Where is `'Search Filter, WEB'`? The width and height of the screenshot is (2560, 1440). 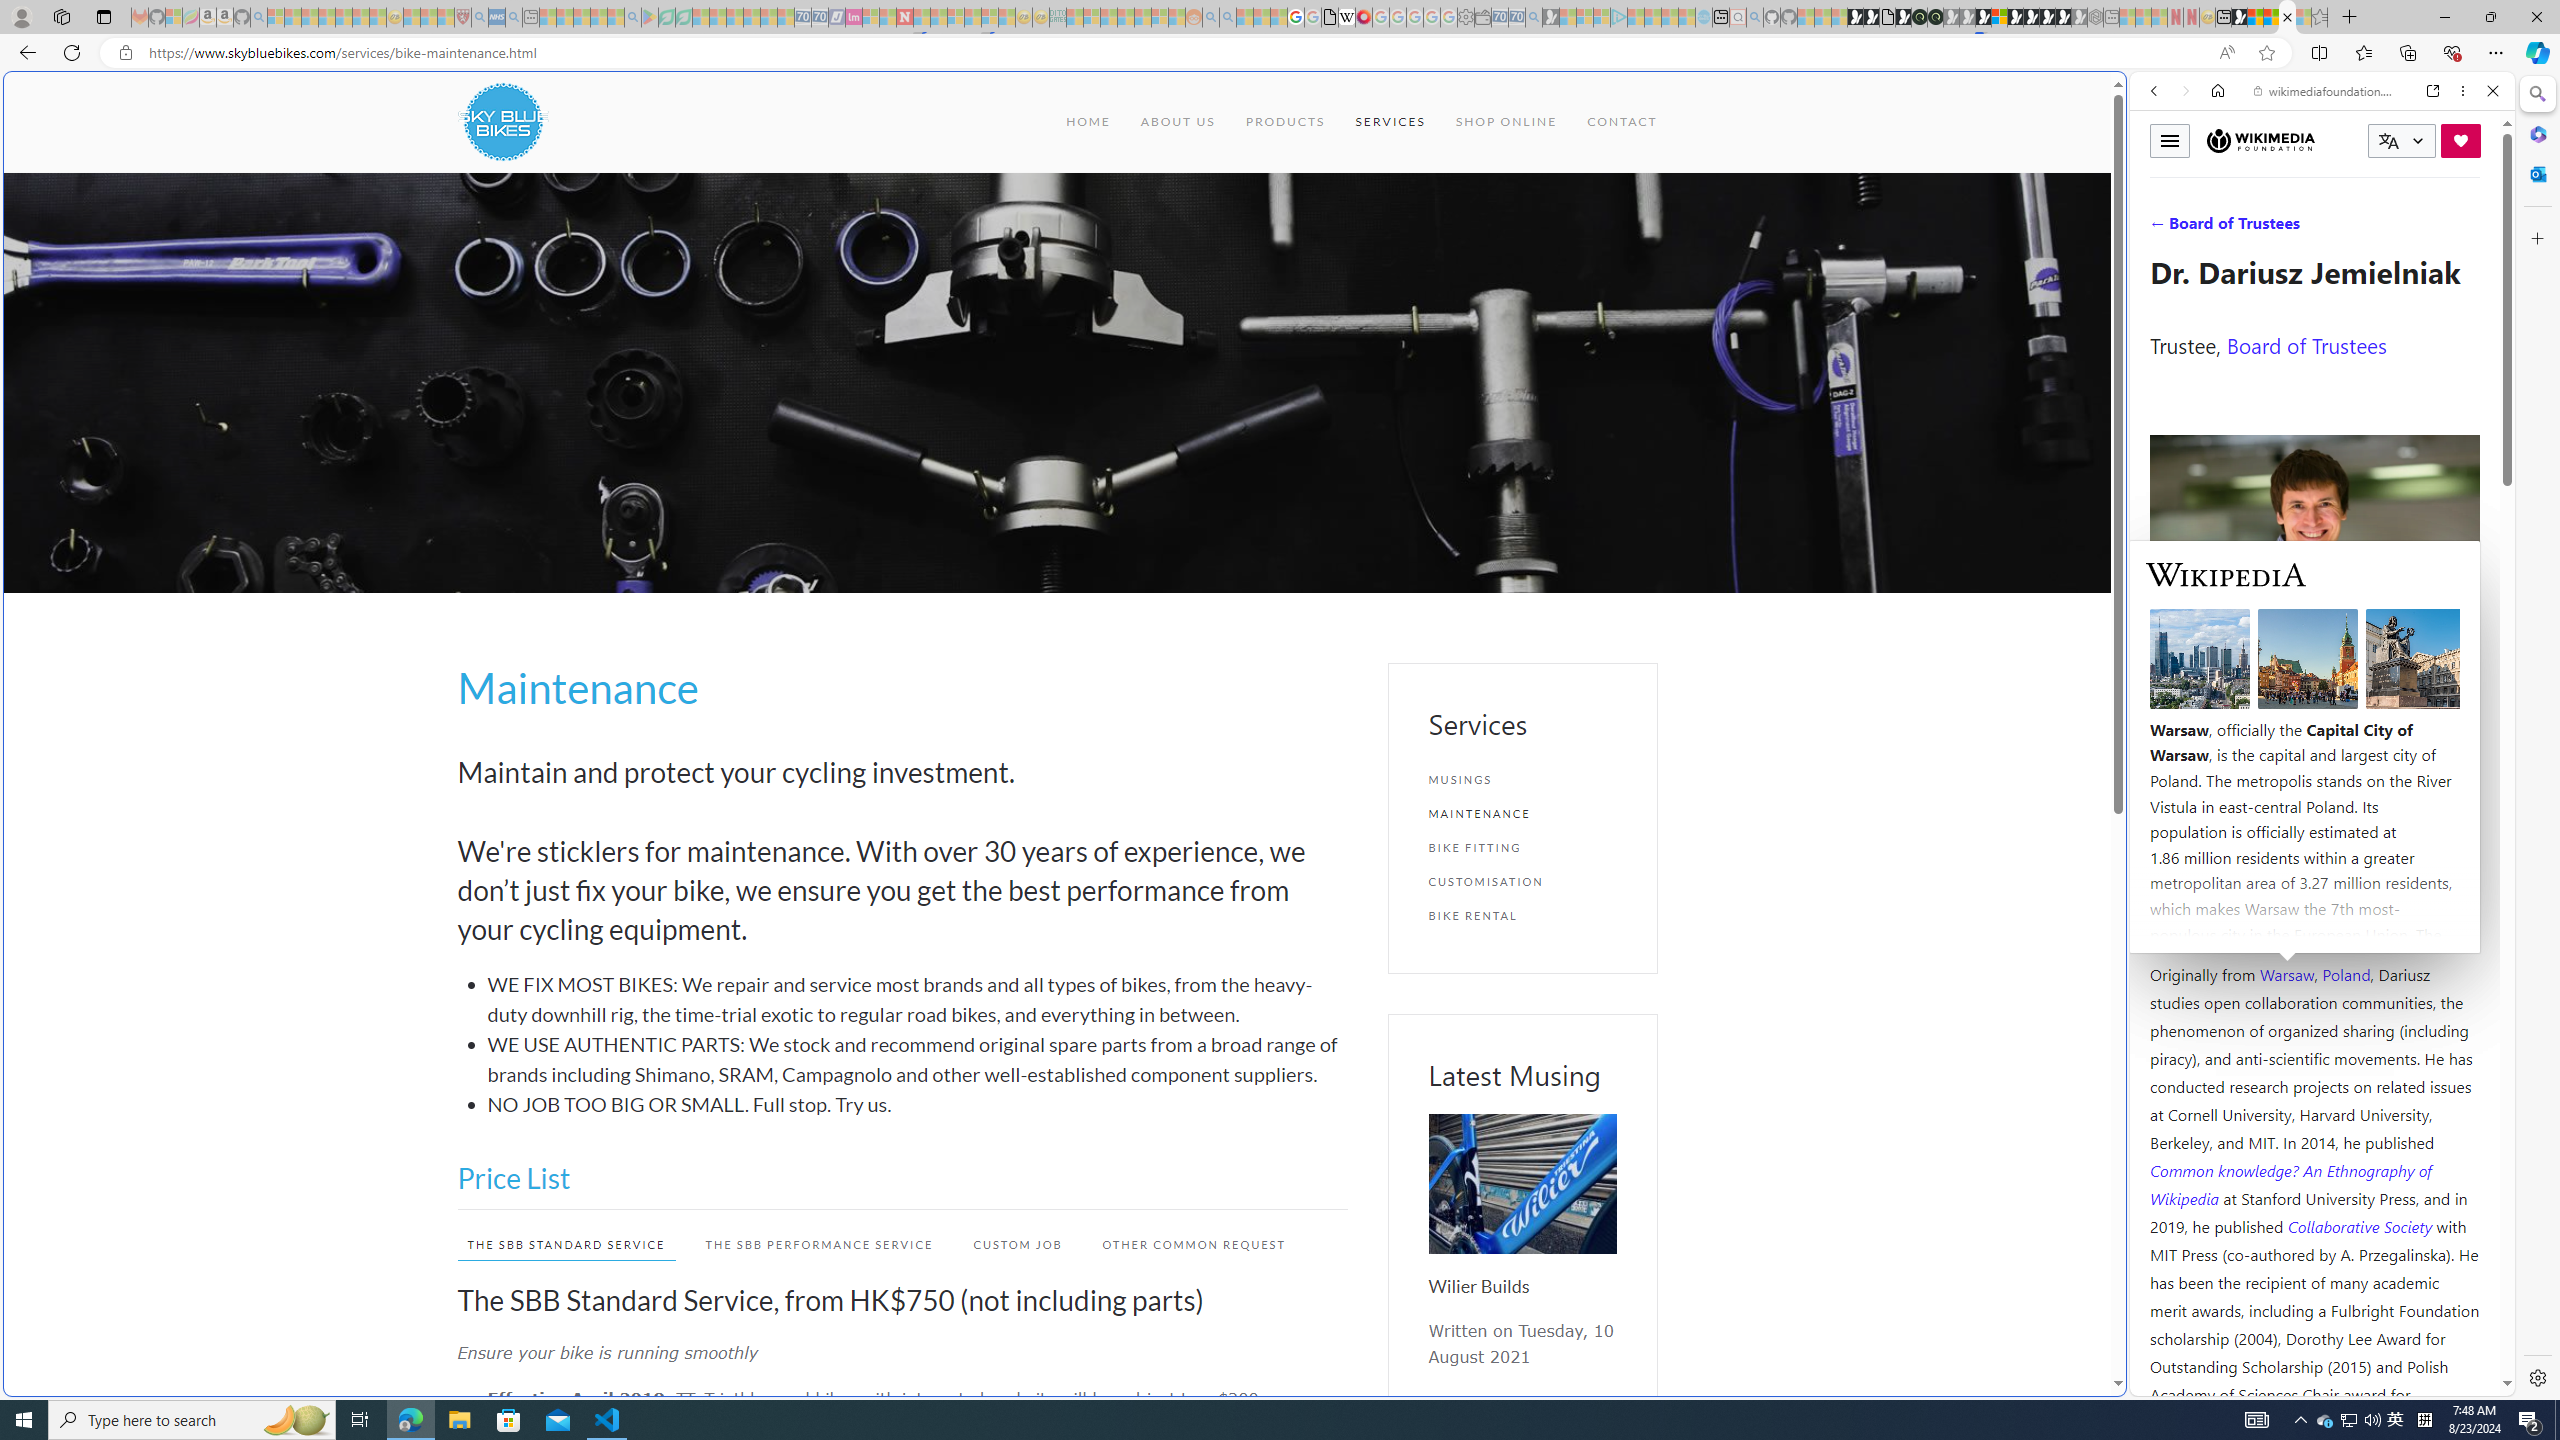
'Search Filter, WEB' is located at coordinates (2162, 227).